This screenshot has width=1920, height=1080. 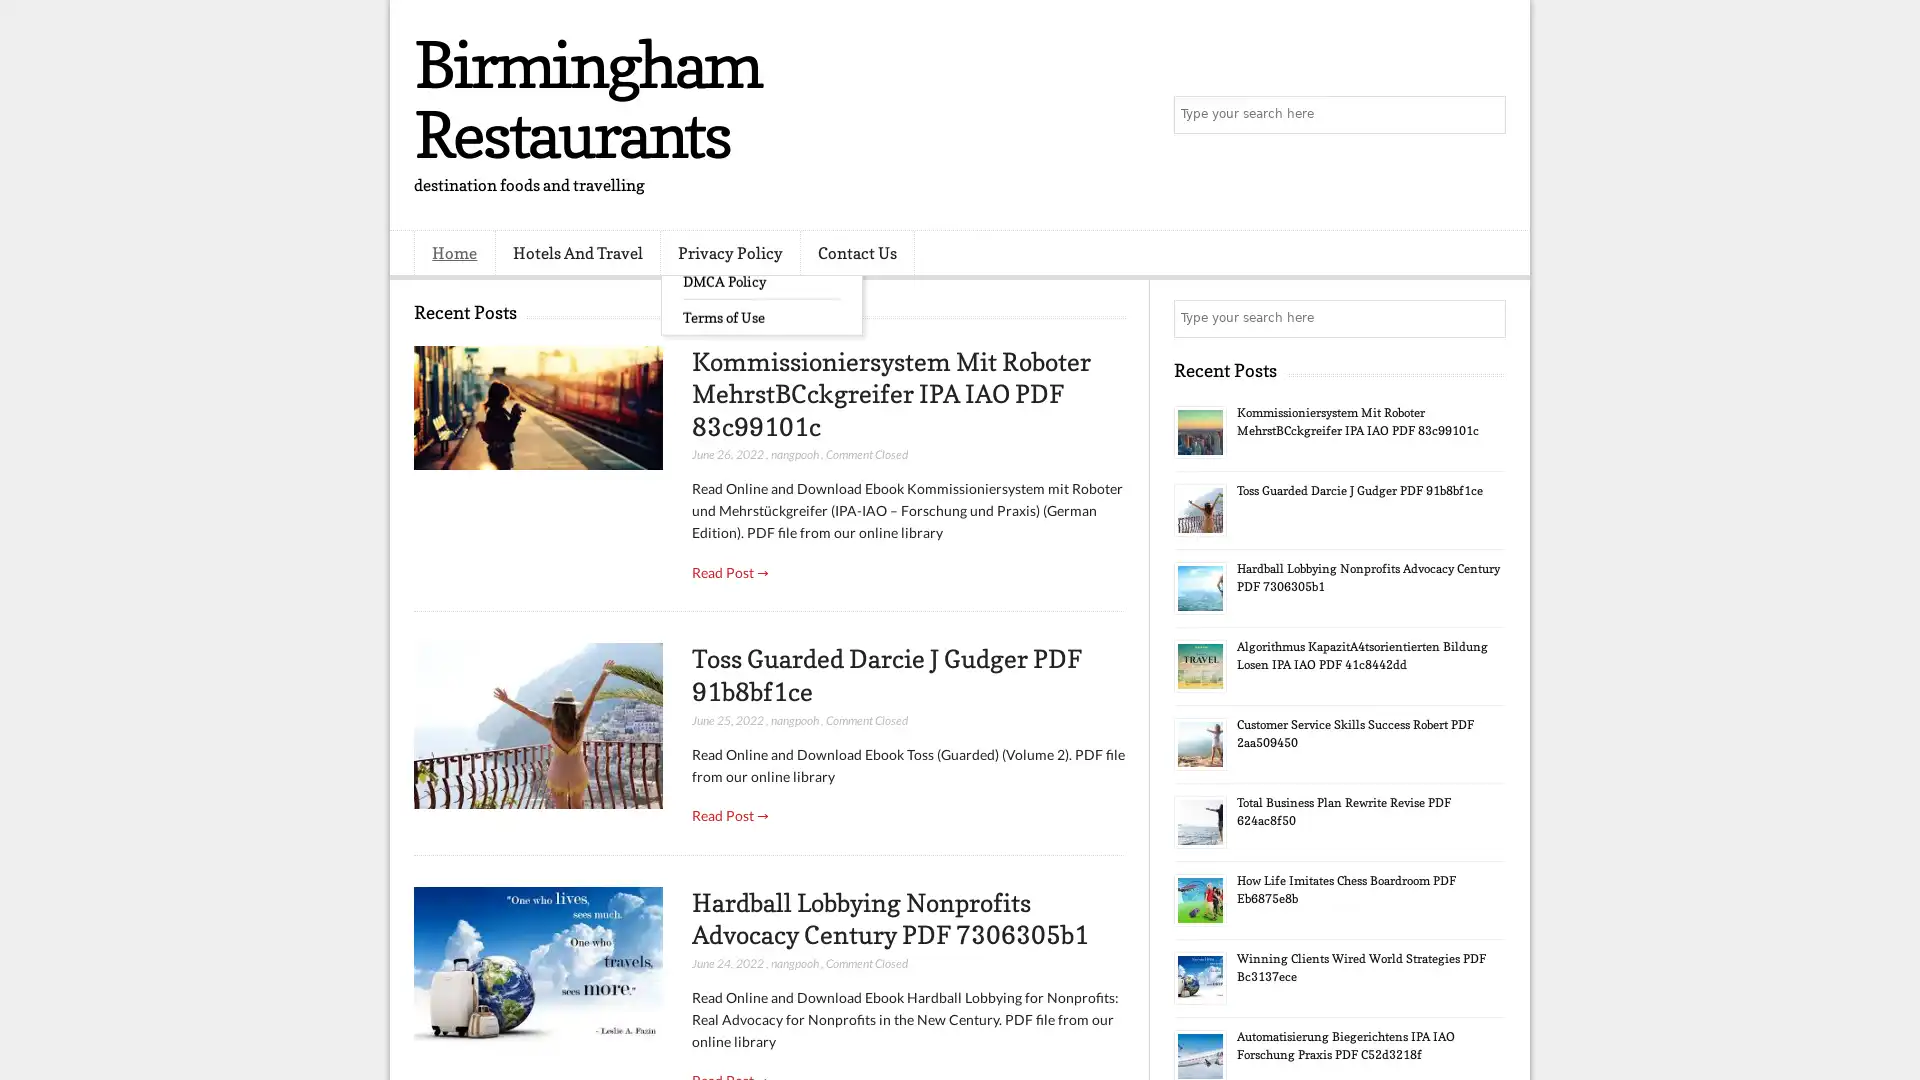 I want to click on Search, so click(x=1485, y=318).